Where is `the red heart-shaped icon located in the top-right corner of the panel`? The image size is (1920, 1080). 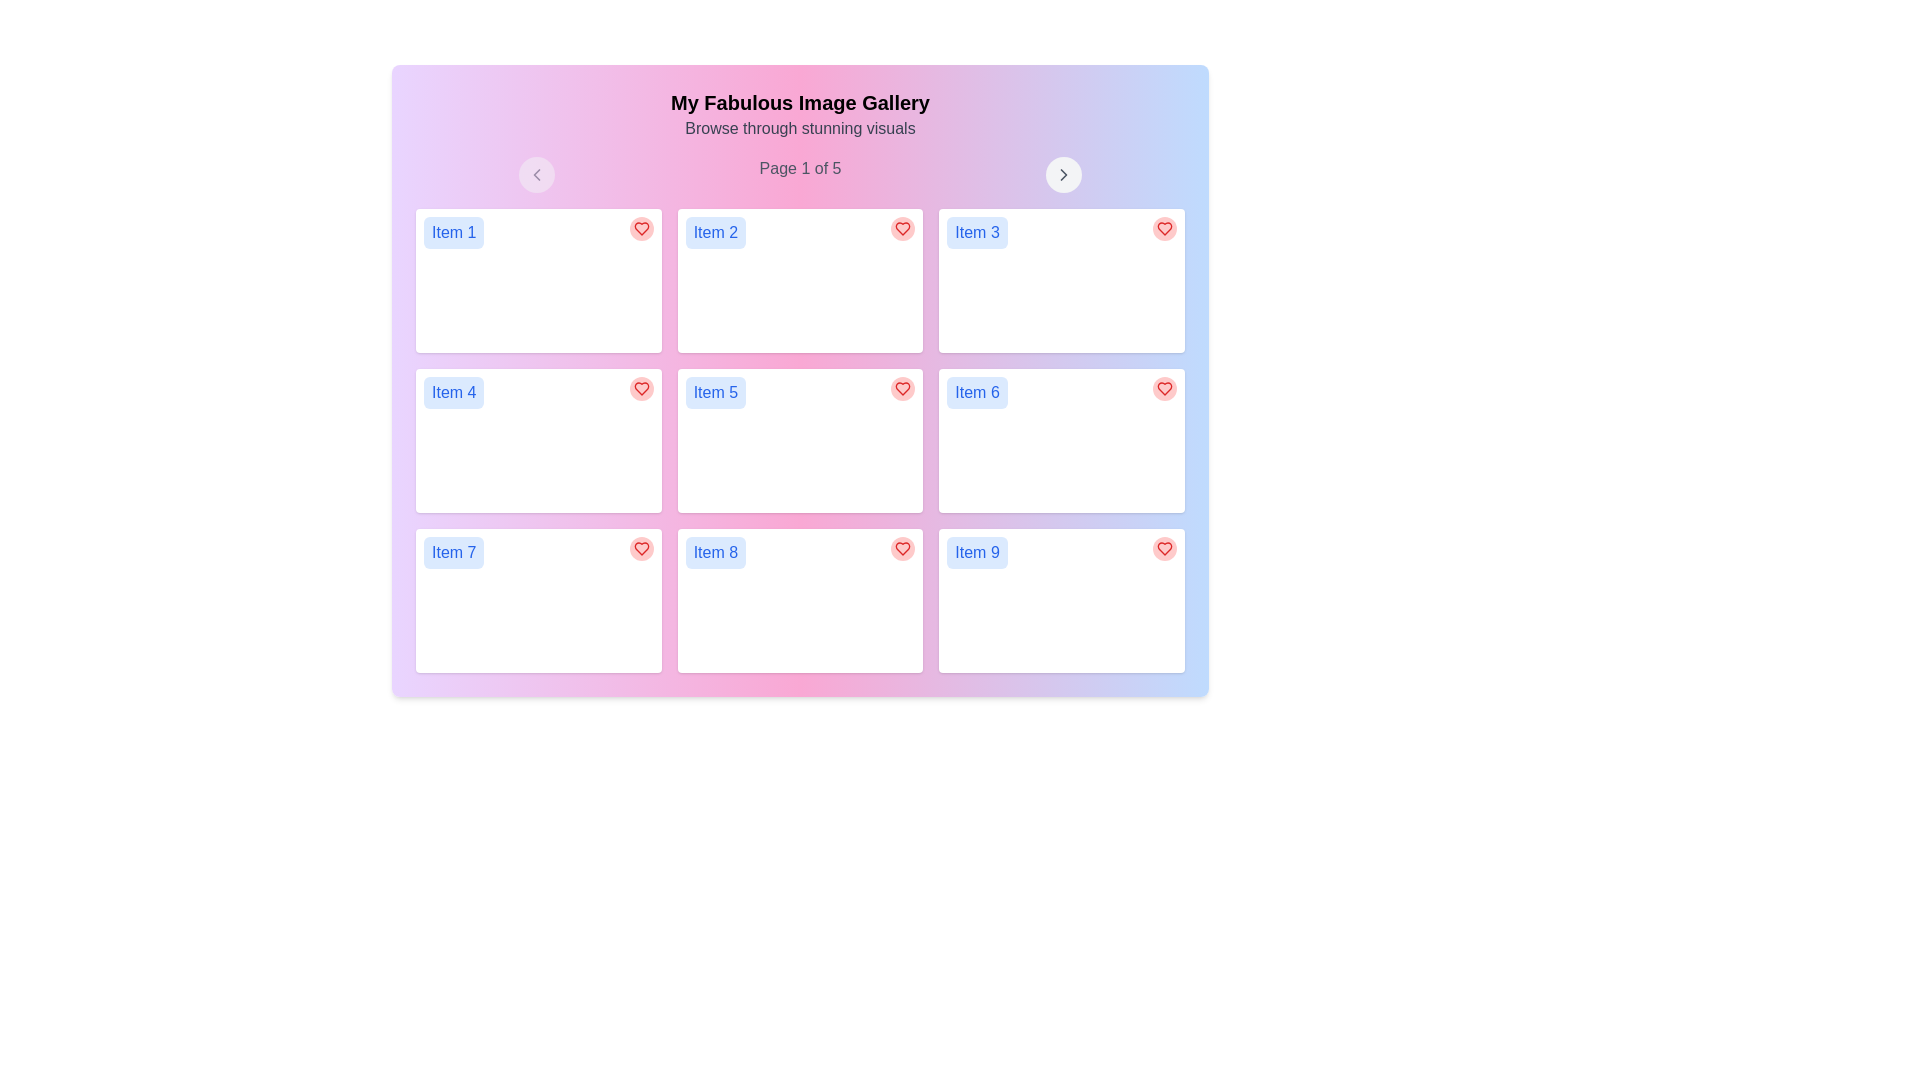 the red heart-shaped icon located in the top-right corner of the panel is located at coordinates (1165, 227).